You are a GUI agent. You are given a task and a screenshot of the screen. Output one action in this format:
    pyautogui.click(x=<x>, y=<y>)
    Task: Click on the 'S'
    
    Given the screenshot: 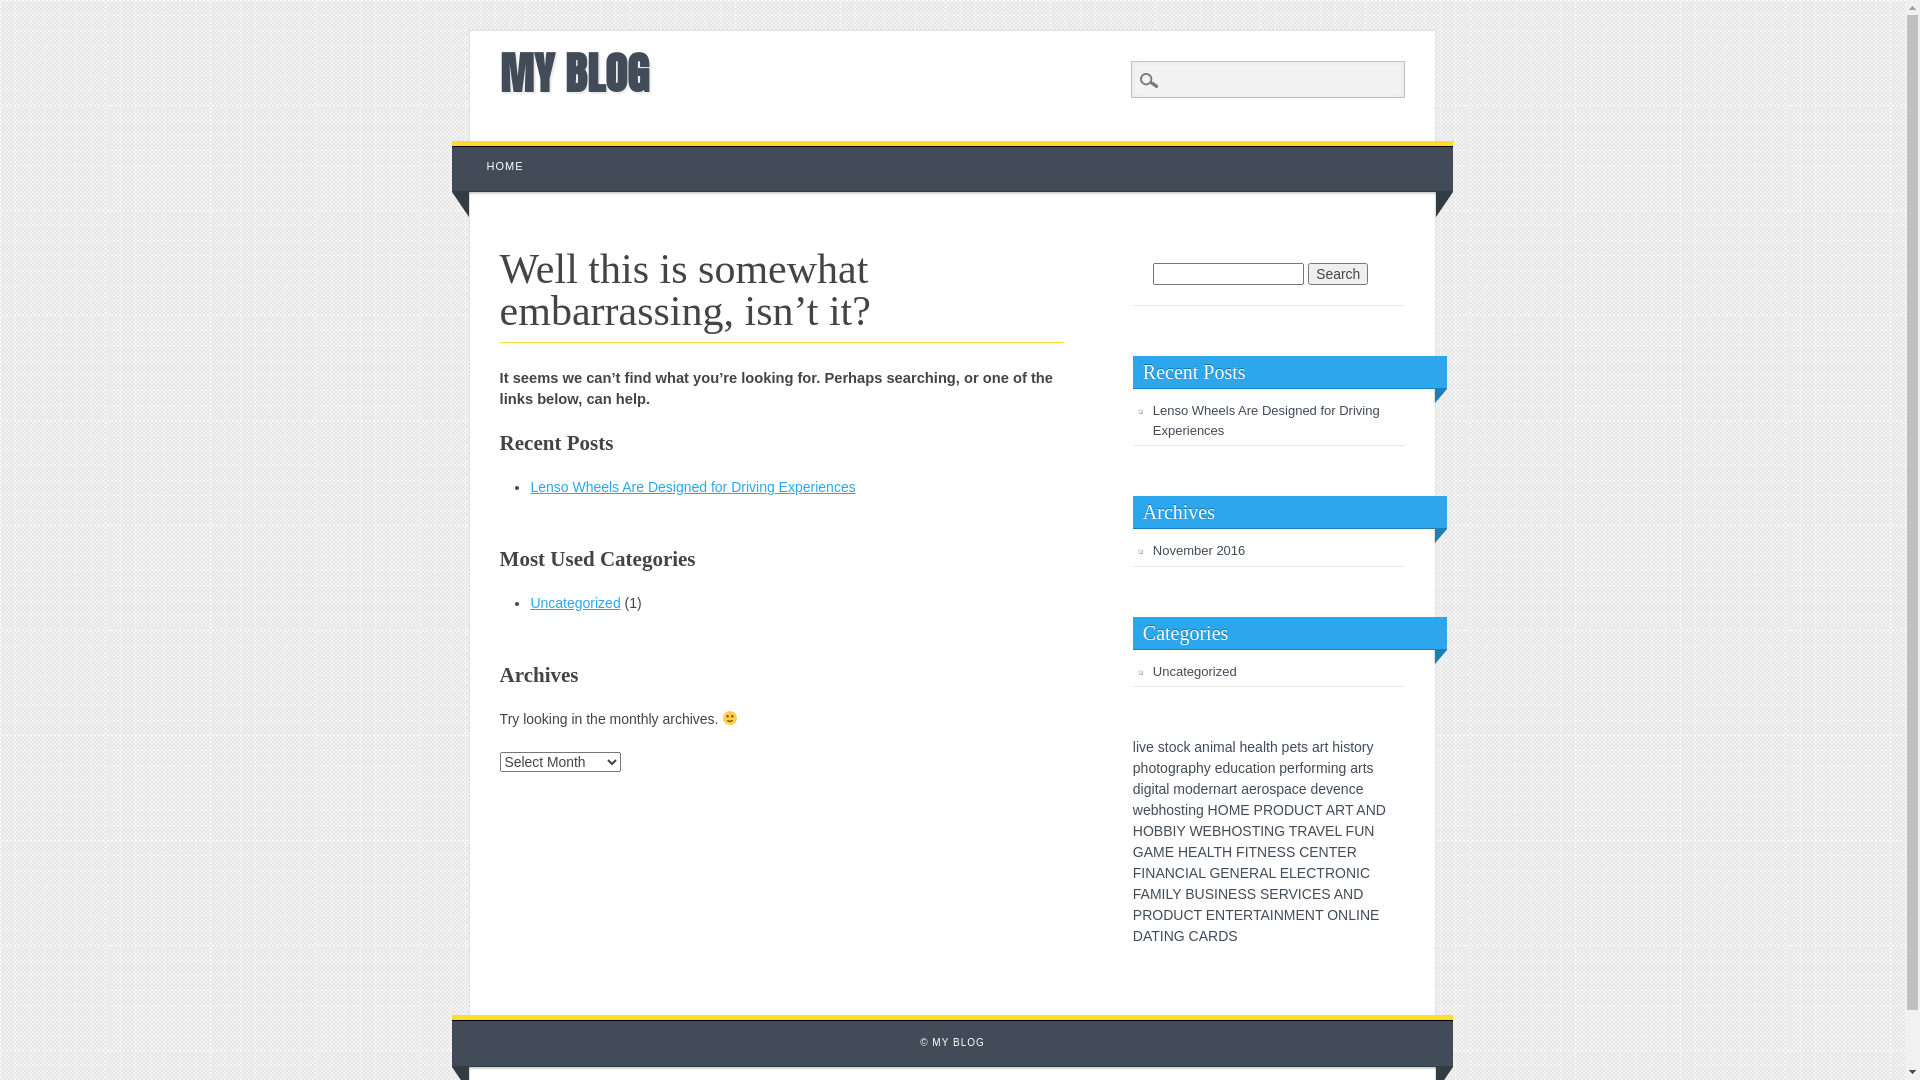 What is the action you would take?
    pyautogui.click(x=1245, y=830)
    